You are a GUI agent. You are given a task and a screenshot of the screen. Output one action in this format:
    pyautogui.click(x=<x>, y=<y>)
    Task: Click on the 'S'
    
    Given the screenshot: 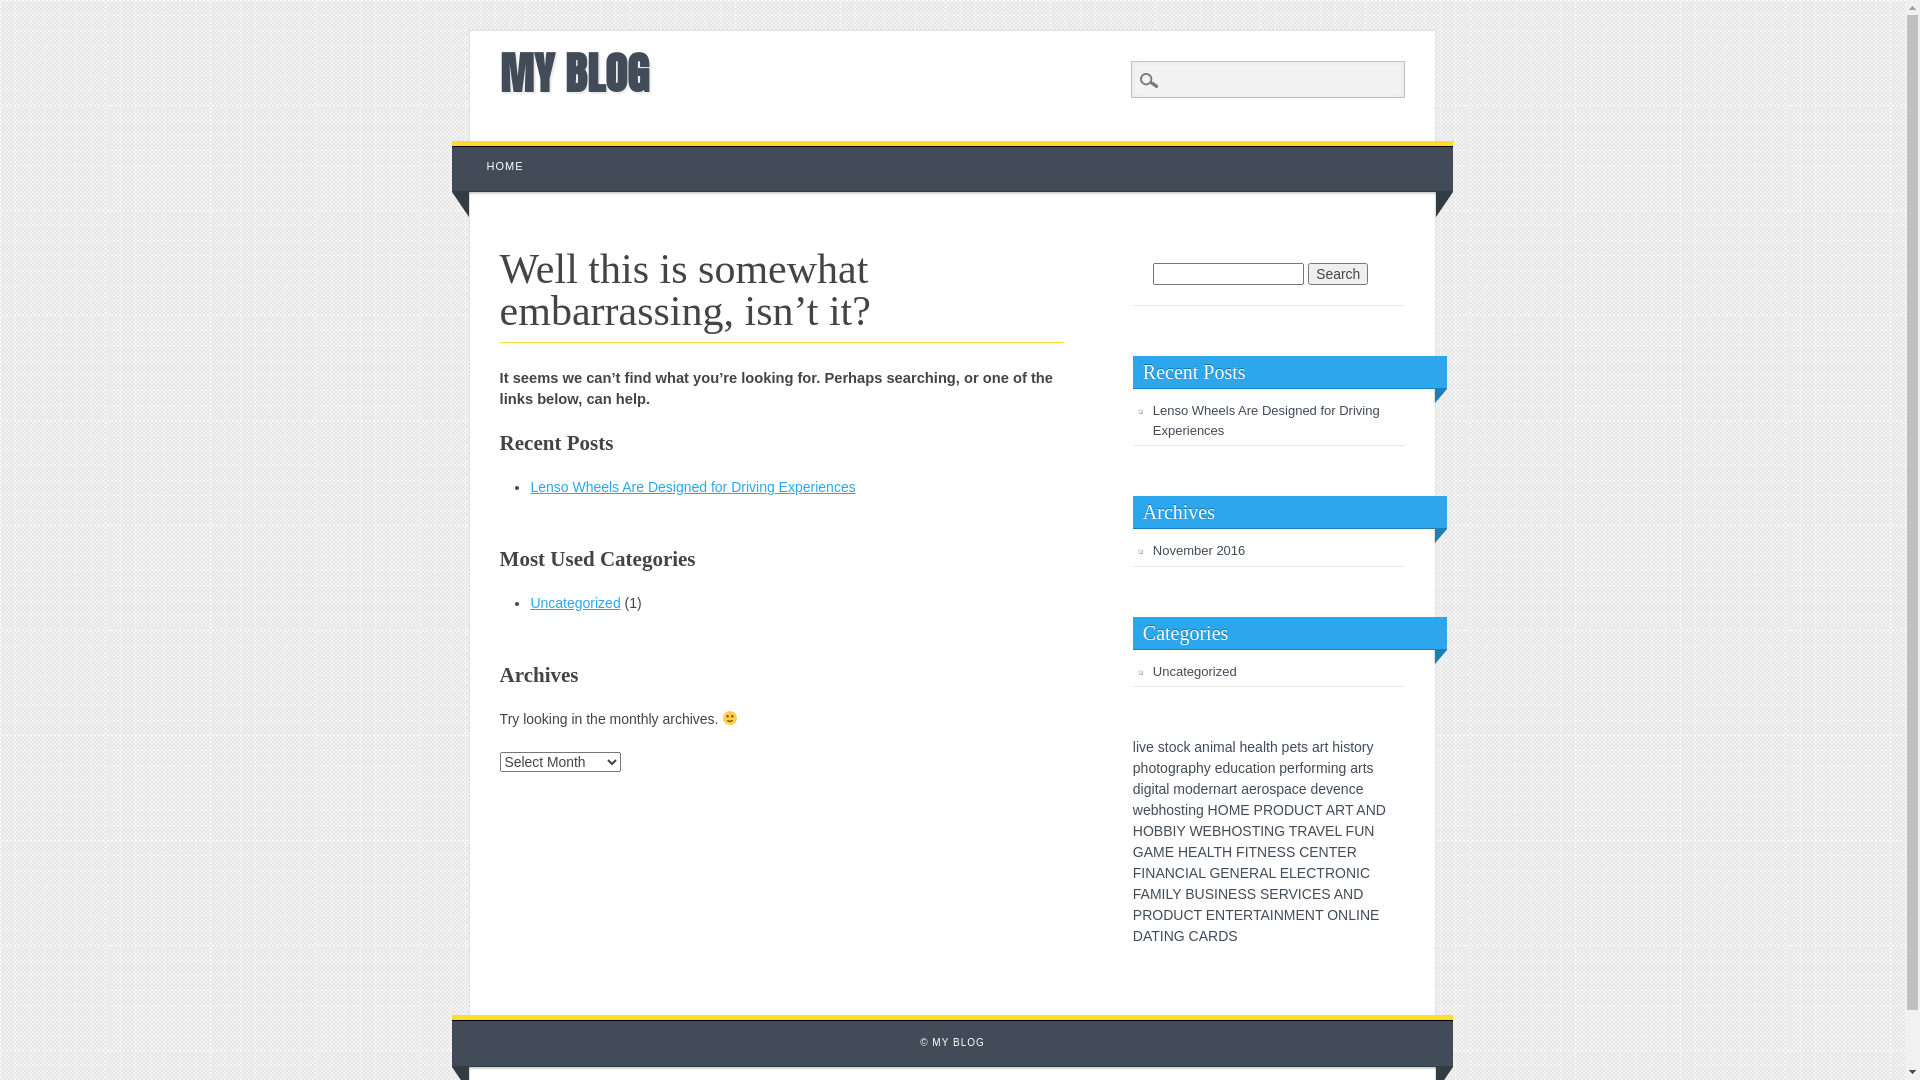 What is the action you would take?
    pyautogui.click(x=1245, y=830)
    